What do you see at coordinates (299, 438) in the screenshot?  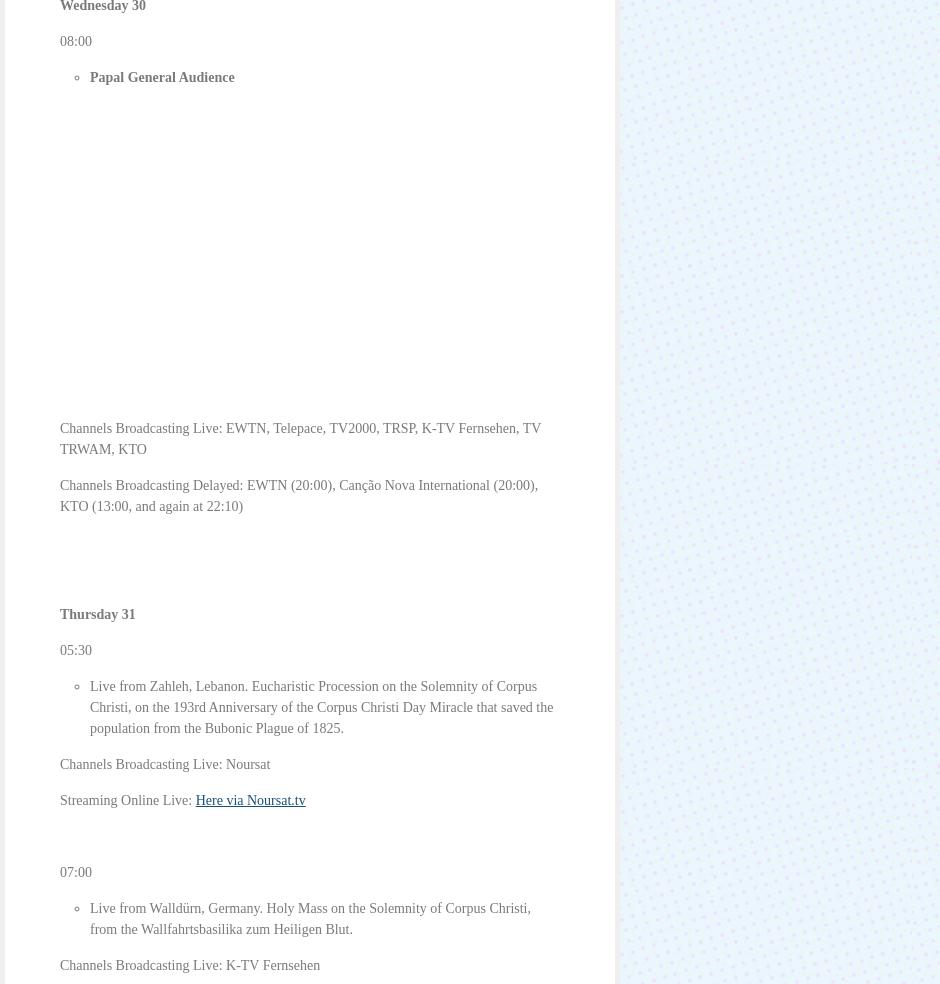 I see `'Channels Broadcasting Live: EWTN, Telepace, TV2000, TRSP, K-TV Fernsehen, TV TRWAM, KTO'` at bounding box center [299, 438].